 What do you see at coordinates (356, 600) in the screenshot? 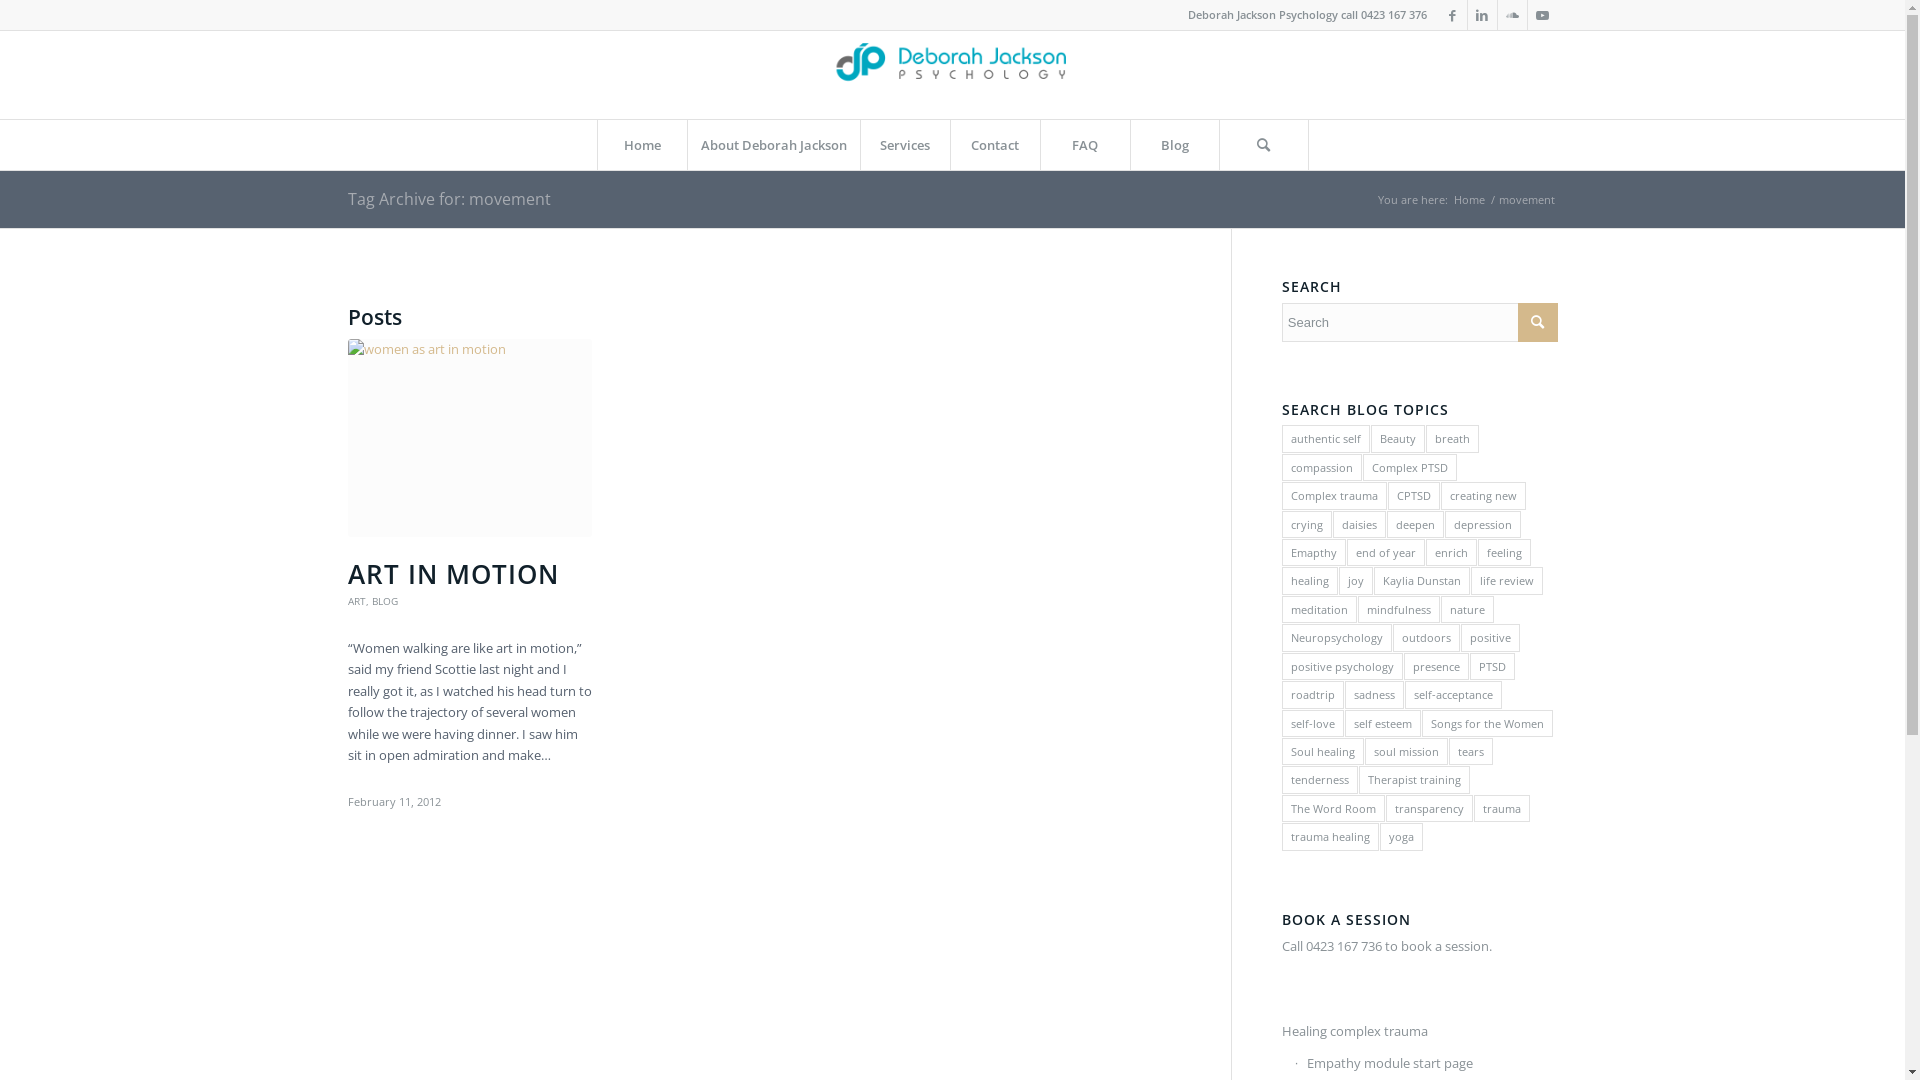
I see `'ART'` at bounding box center [356, 600].